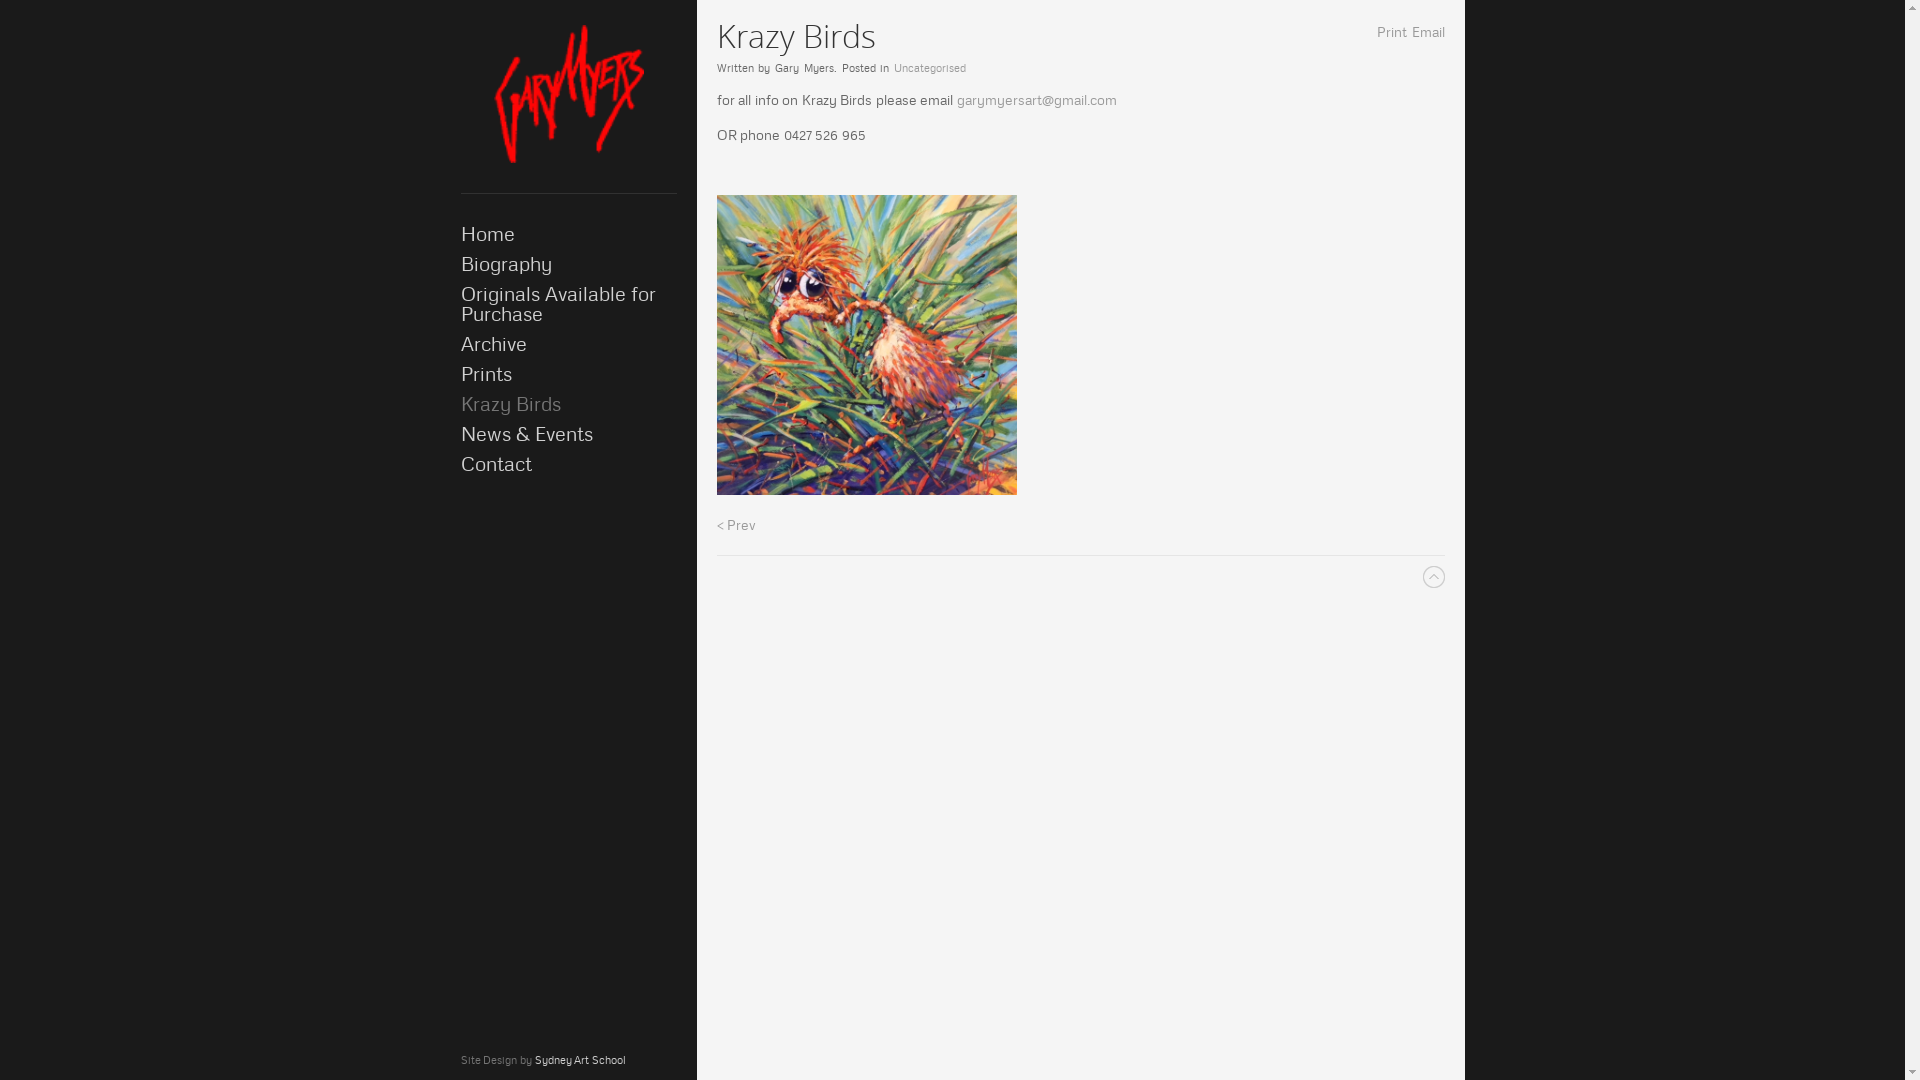 The height and width of the screenshot is (1080, 1920). Describe the element at coordinates (566, 433) in the screenshot. I see `'News & Events'` at that location.